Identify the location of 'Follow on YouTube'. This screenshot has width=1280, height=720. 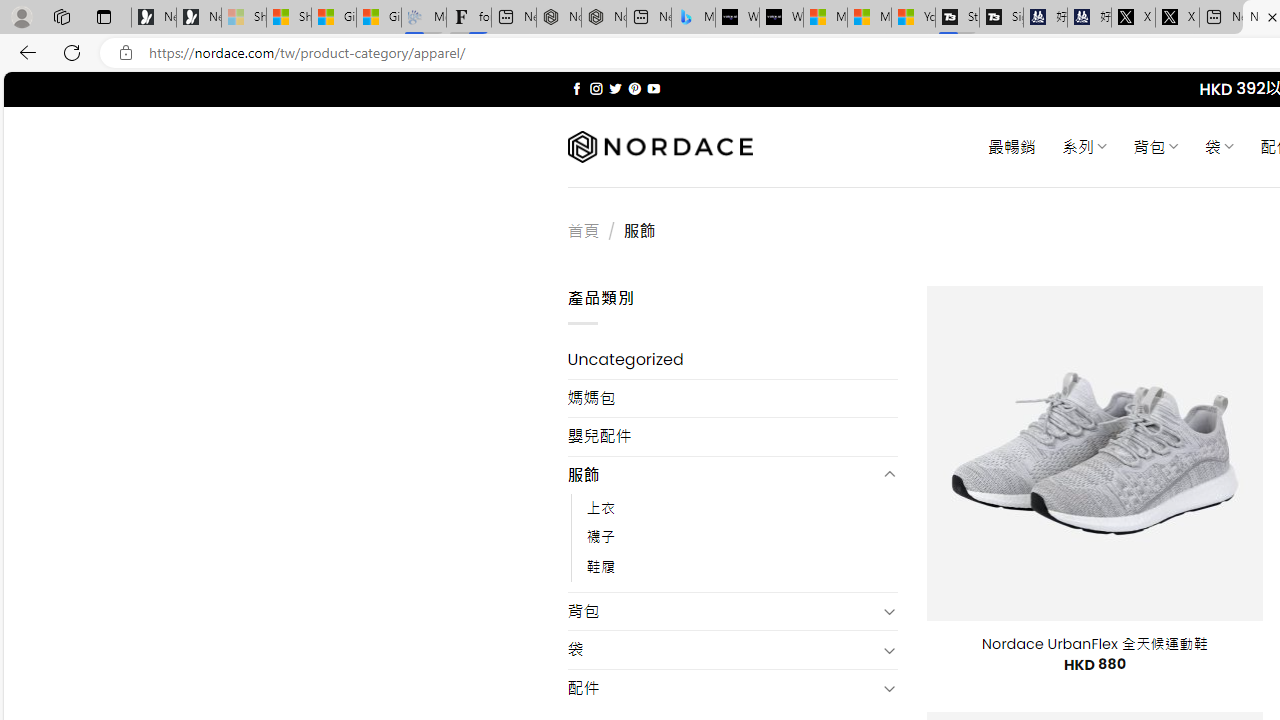
(653, 88).